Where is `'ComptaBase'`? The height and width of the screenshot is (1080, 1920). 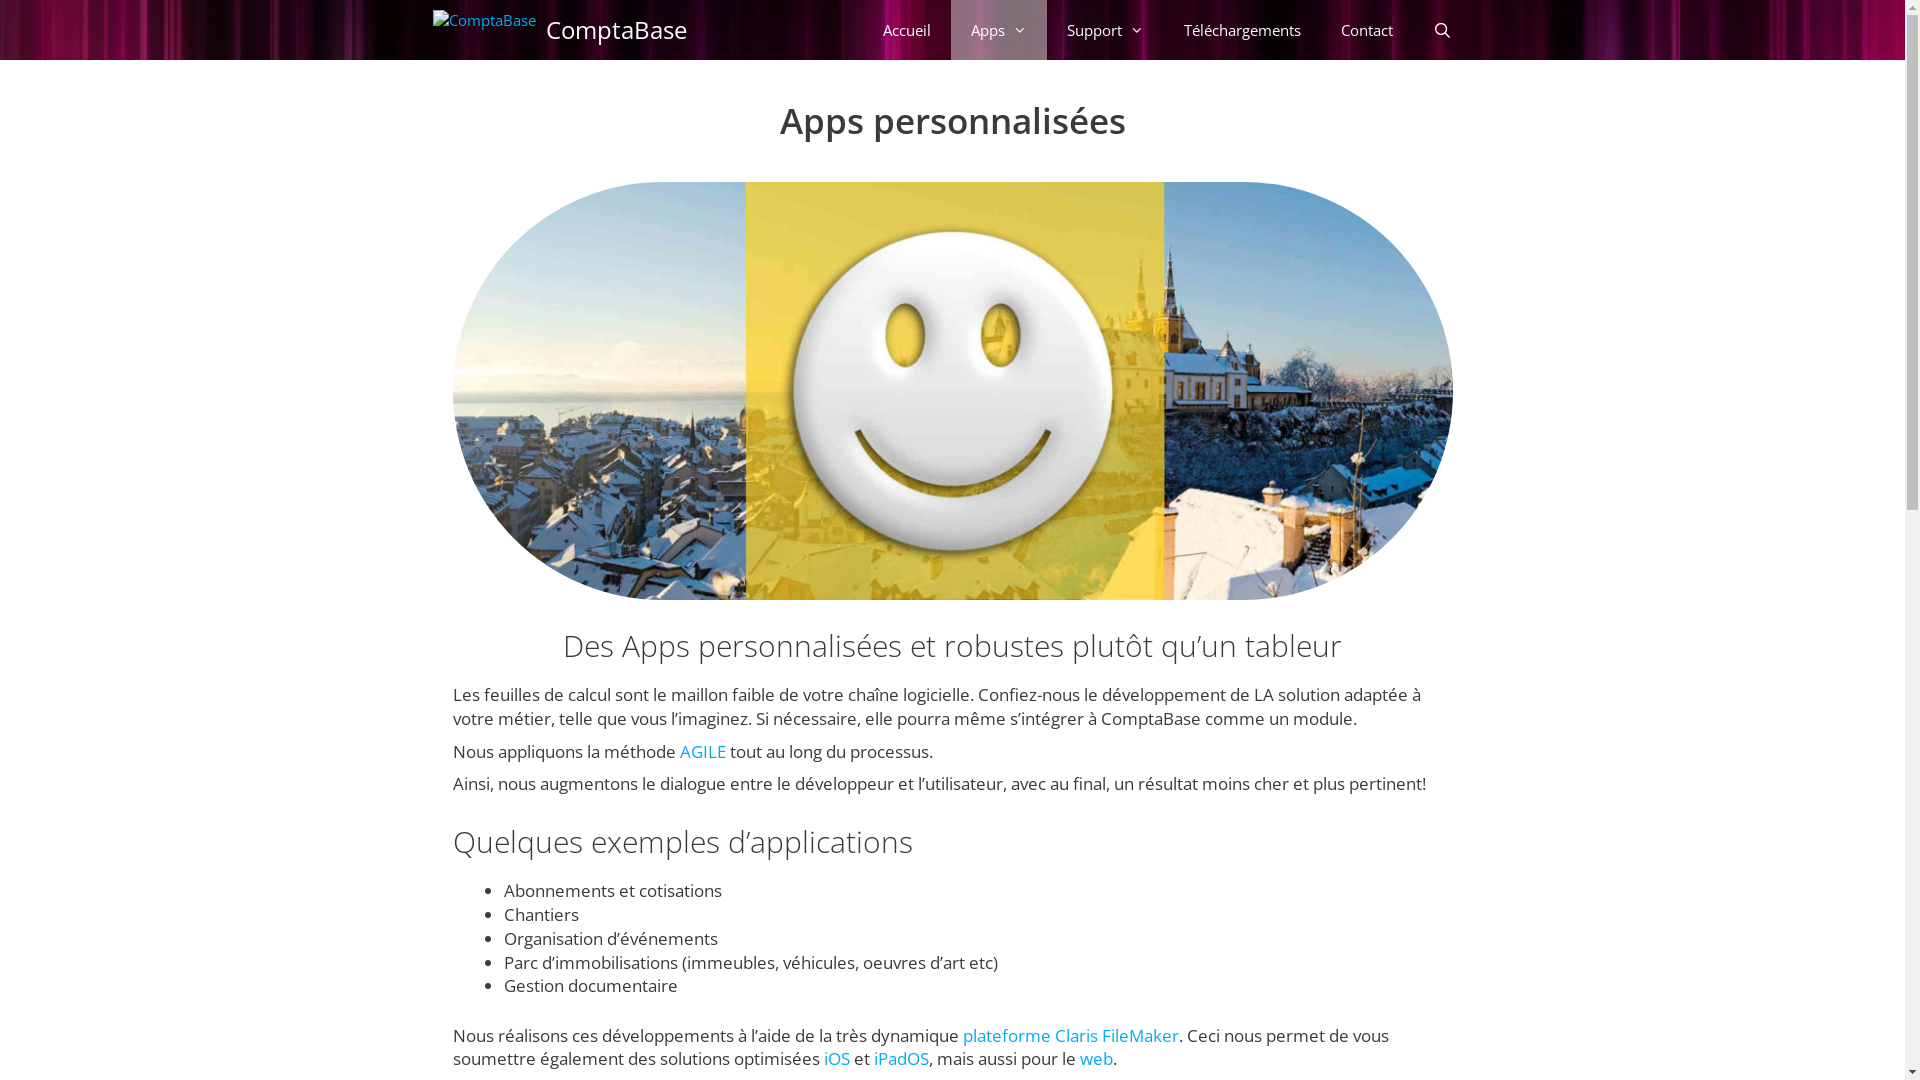
'ComptaBase' is located at coordinates (488, 30).